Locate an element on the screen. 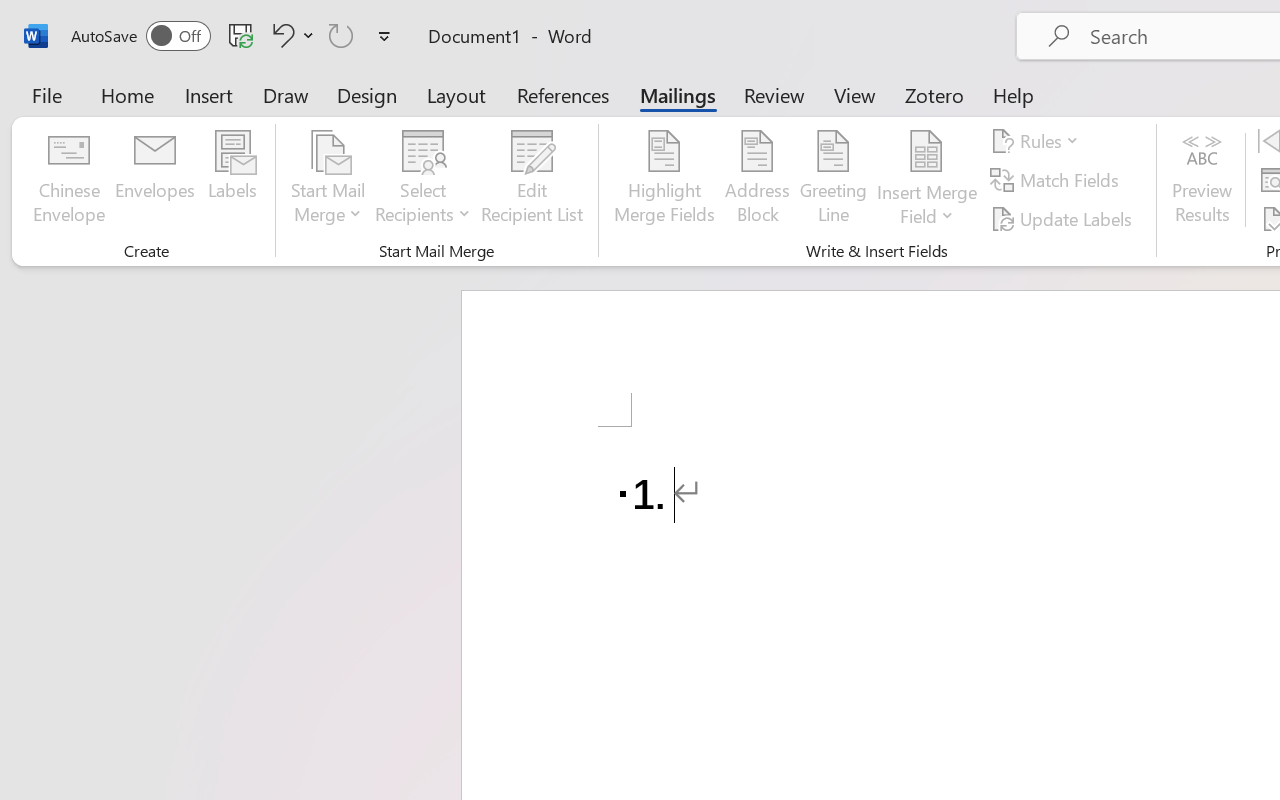  'Start Mail Merge' is located at coordinates (328, 179).